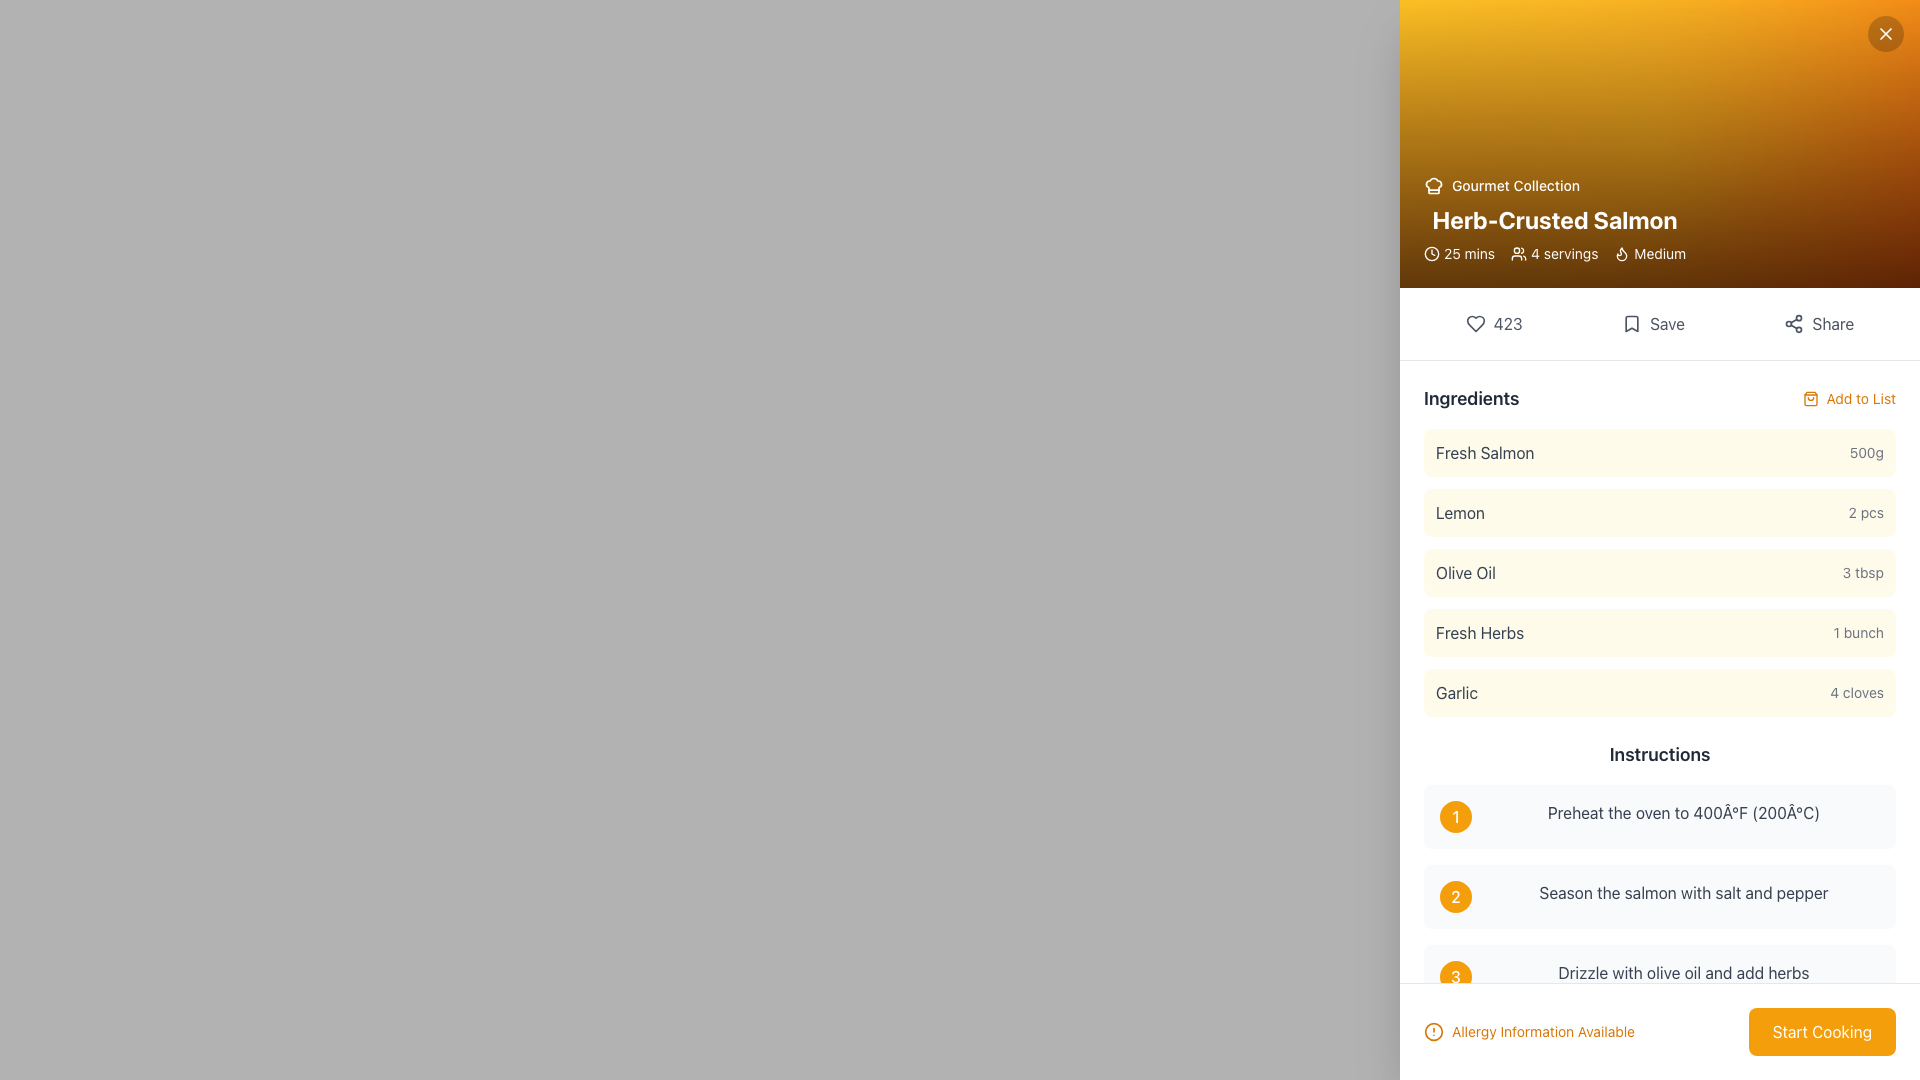  What do you see at coordinates (1660, 551) in the screenshot?
I see `the list item labeled 'Olive Oil' with the quantity '3 tbsp', which is the third item in the ingredient checklist` at bounding box center [1660, 551].